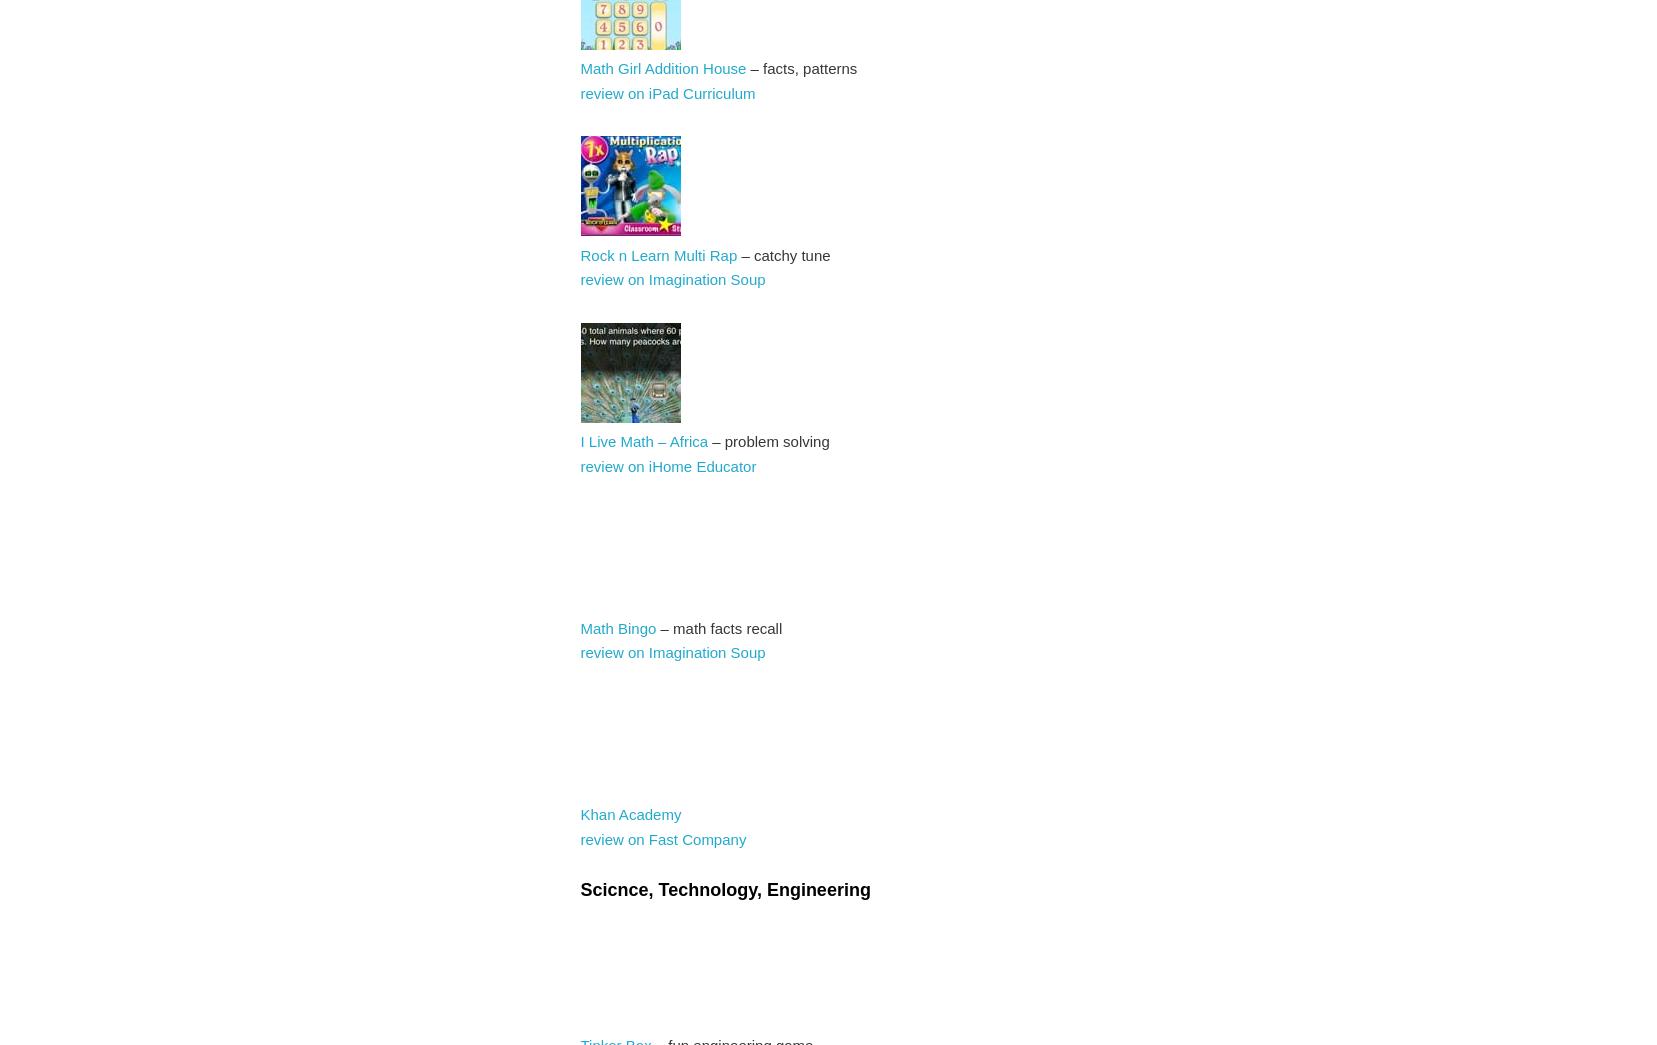 The height and width of the screenshot is (1045, 1657). Describe the element at coordinates (618, 626) in the screenshot. I see `'Math Bingo'` at that location.